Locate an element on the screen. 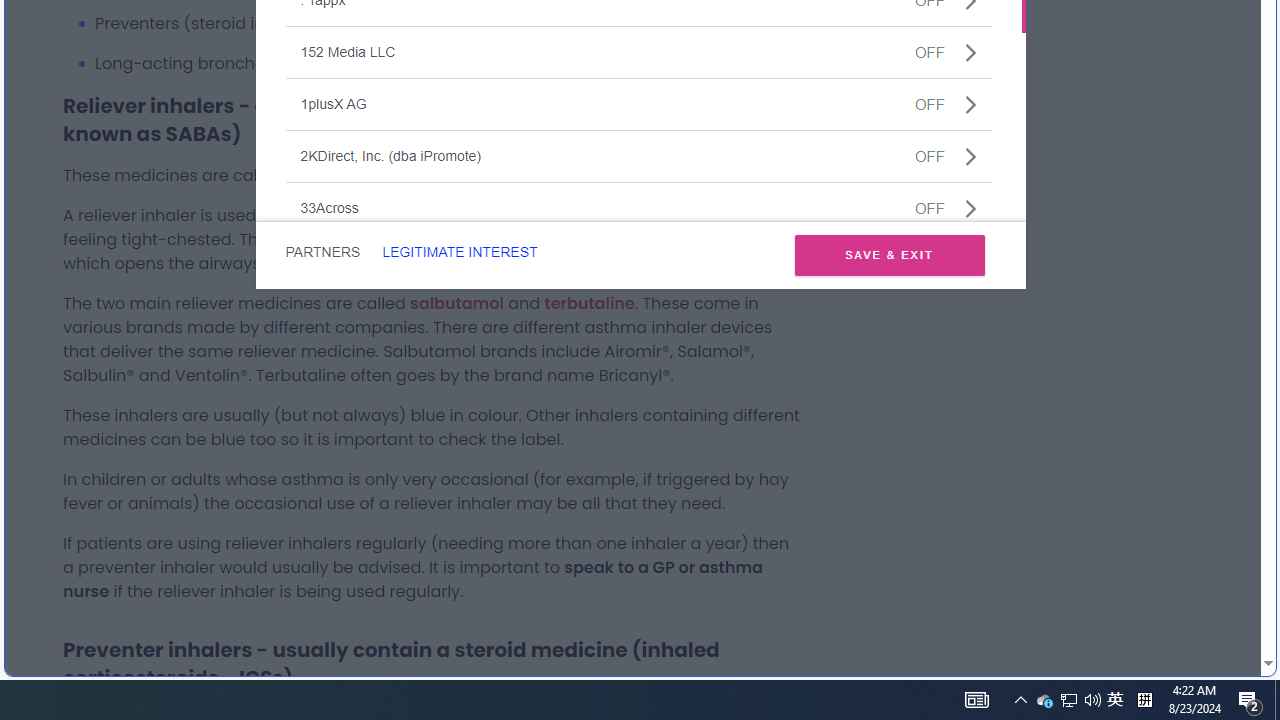  '33AcrossOFF' is located at coordinates (637, 208).